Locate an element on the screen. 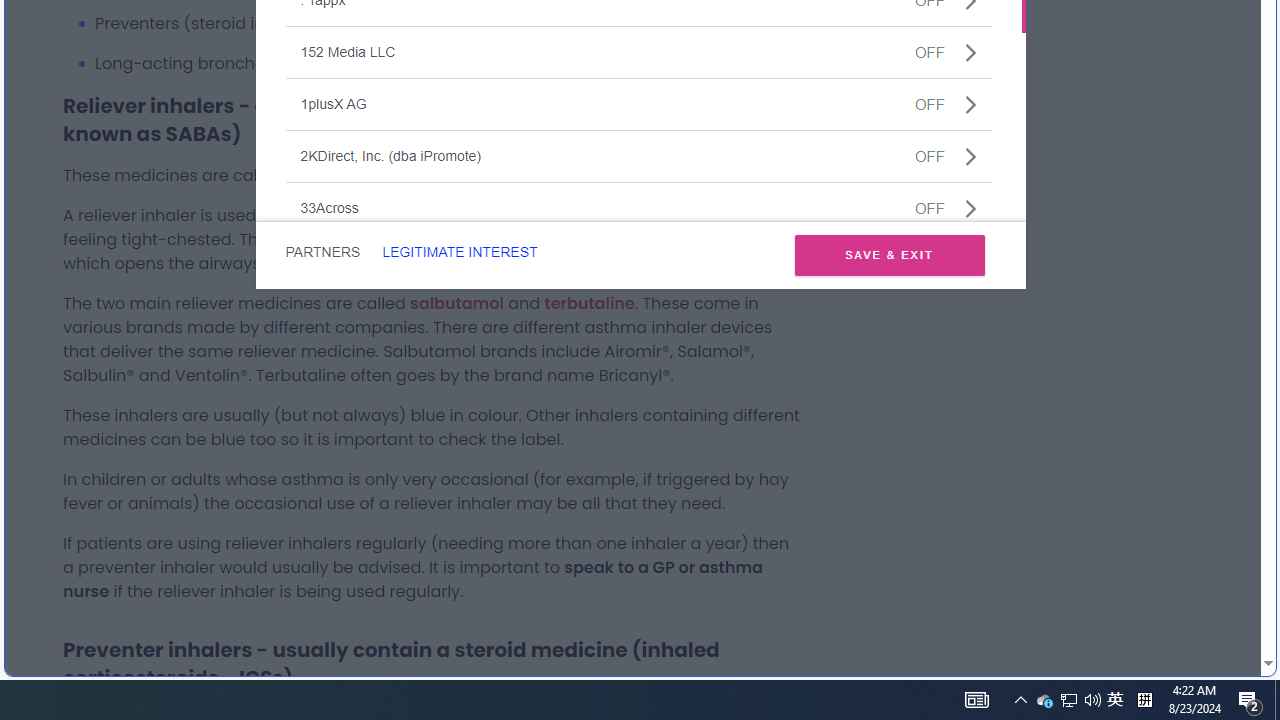  '33AcrossOFF' is located at coordinates (637, 208).